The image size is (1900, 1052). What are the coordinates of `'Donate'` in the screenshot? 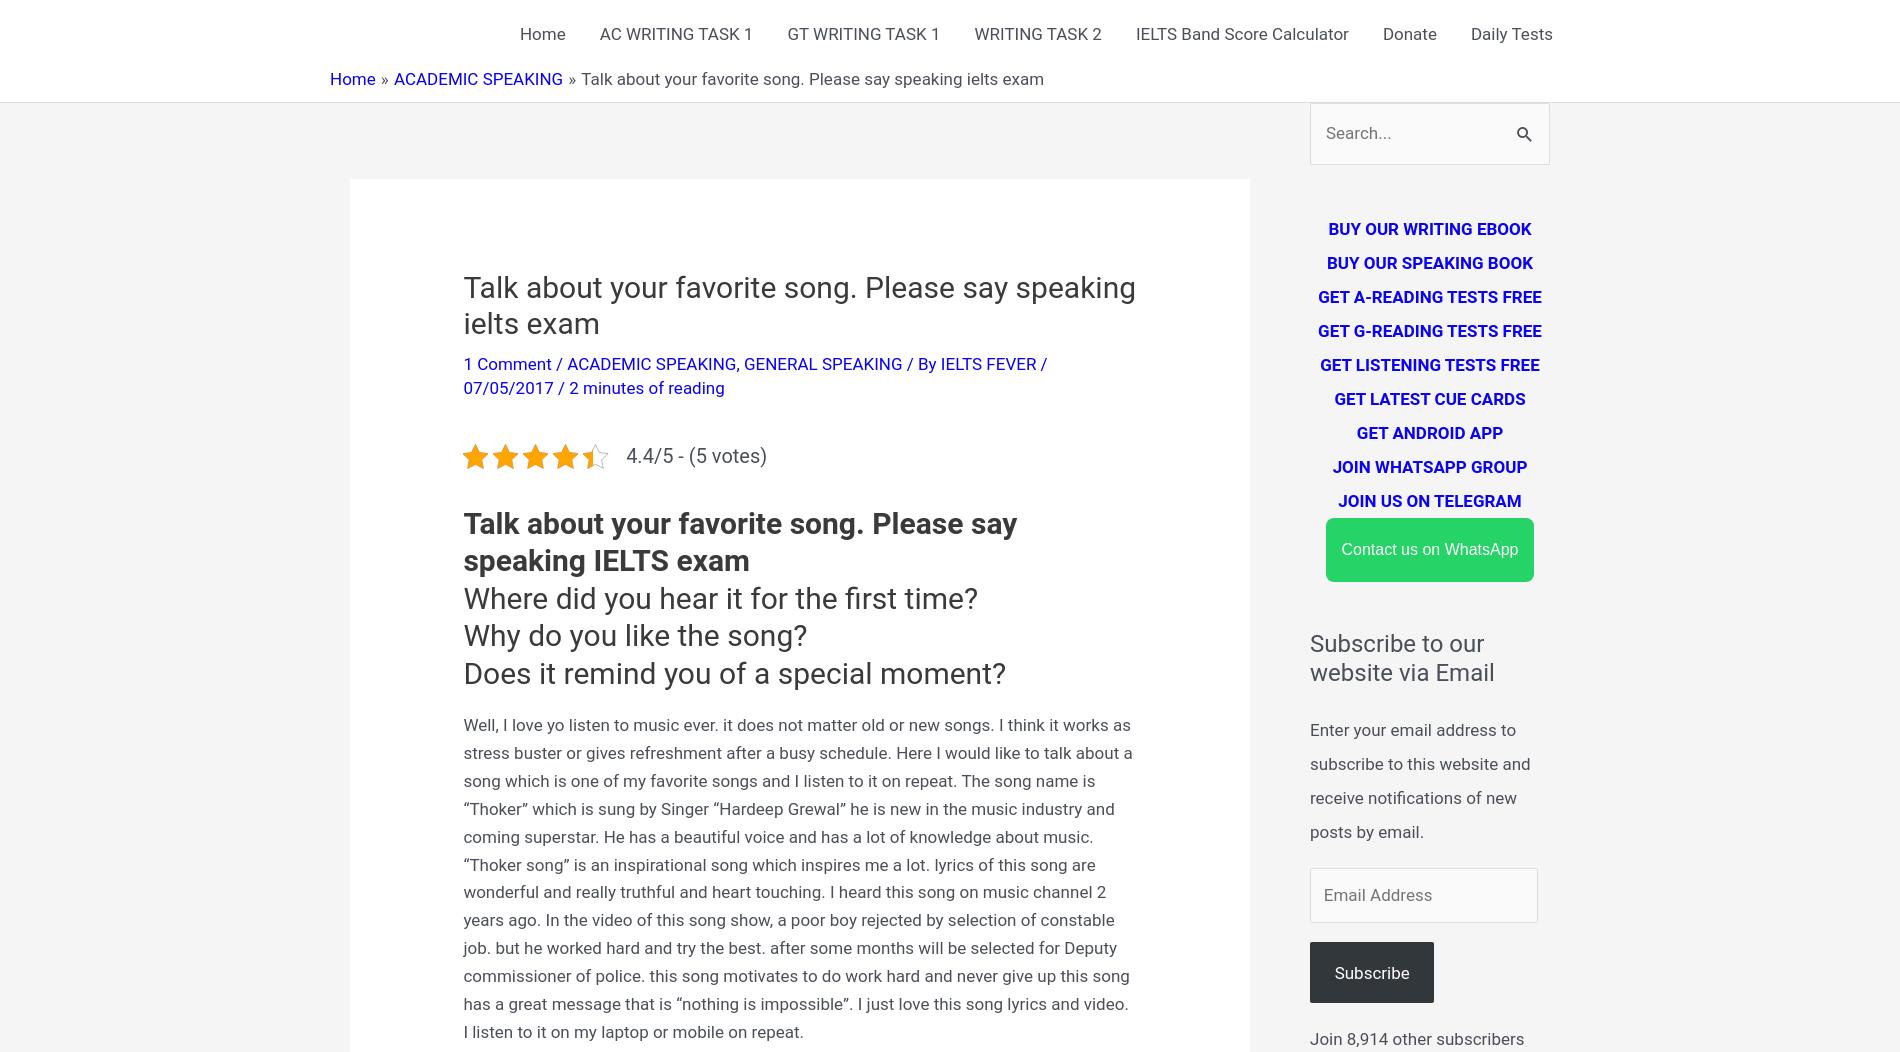 It's located at (1408, 33).